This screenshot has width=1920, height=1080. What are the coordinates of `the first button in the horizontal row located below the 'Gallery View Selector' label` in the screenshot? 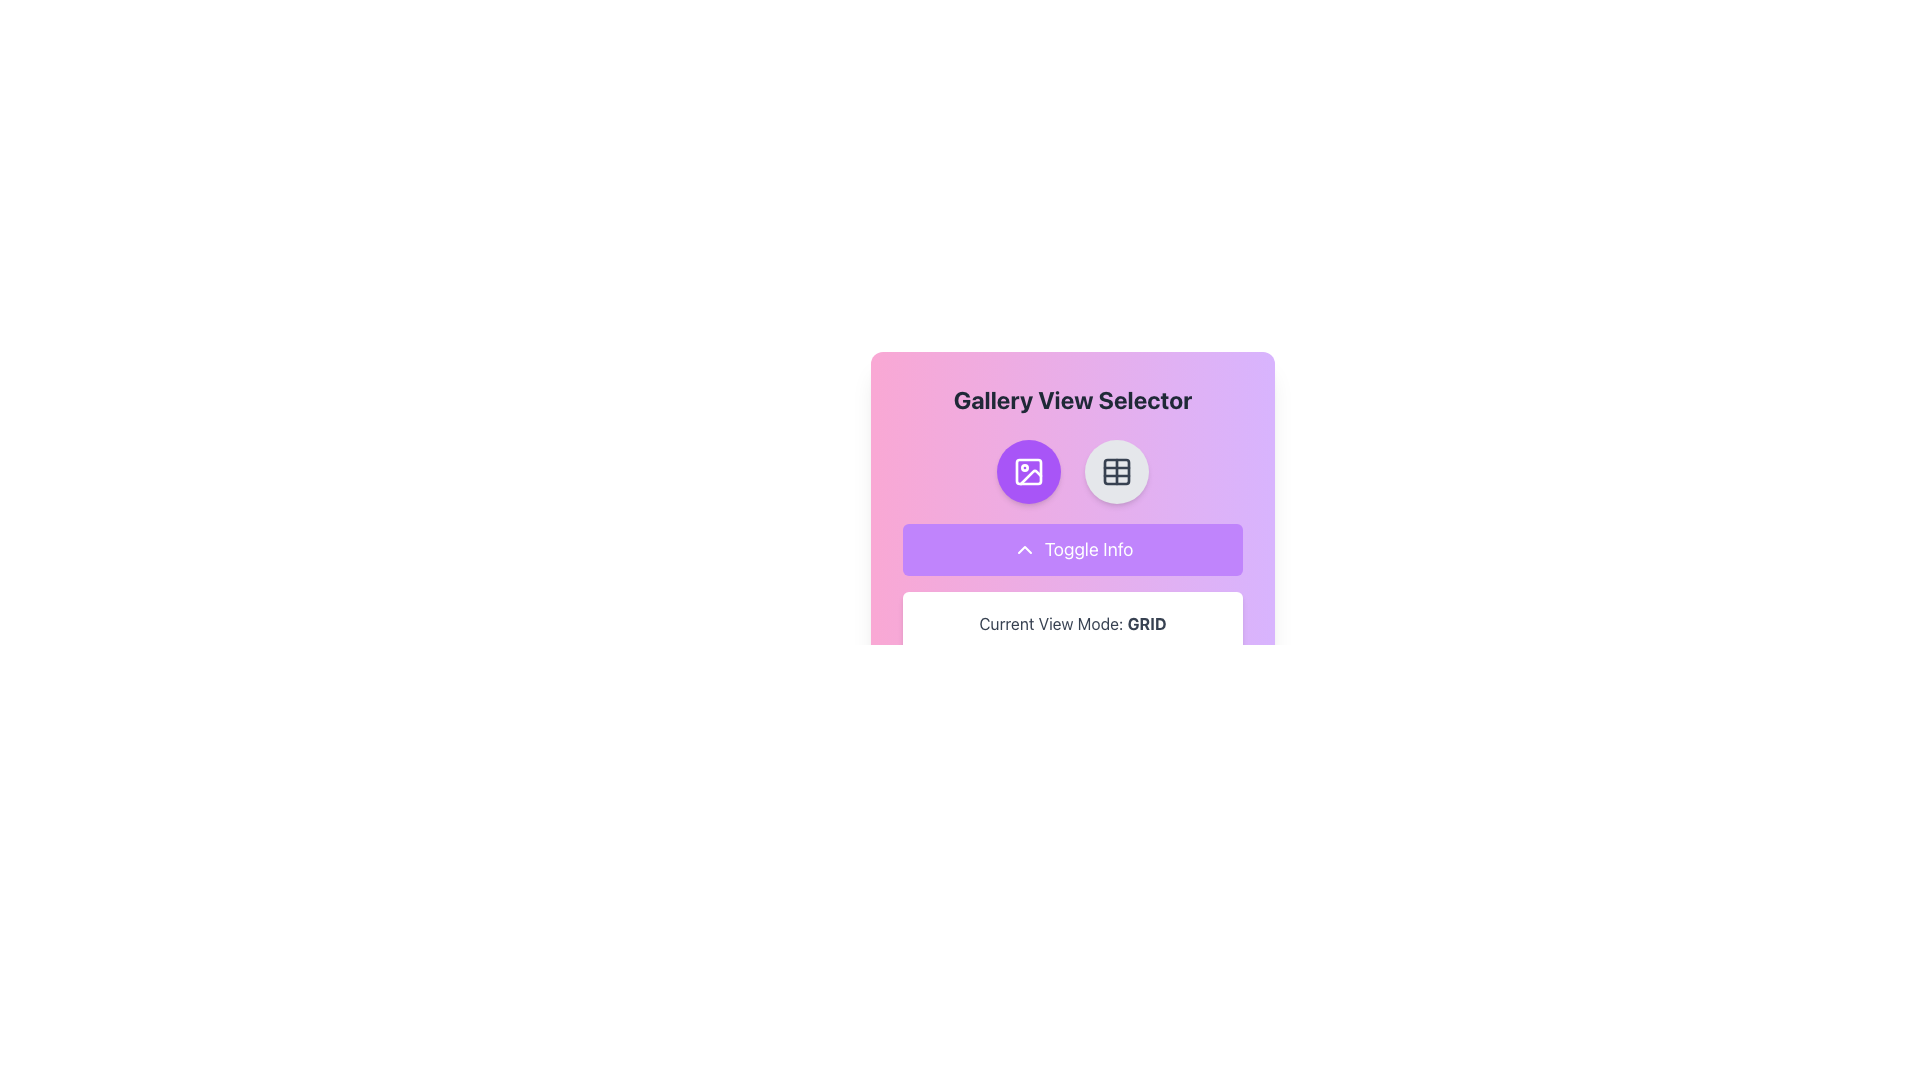 It's located at (1028, 471).